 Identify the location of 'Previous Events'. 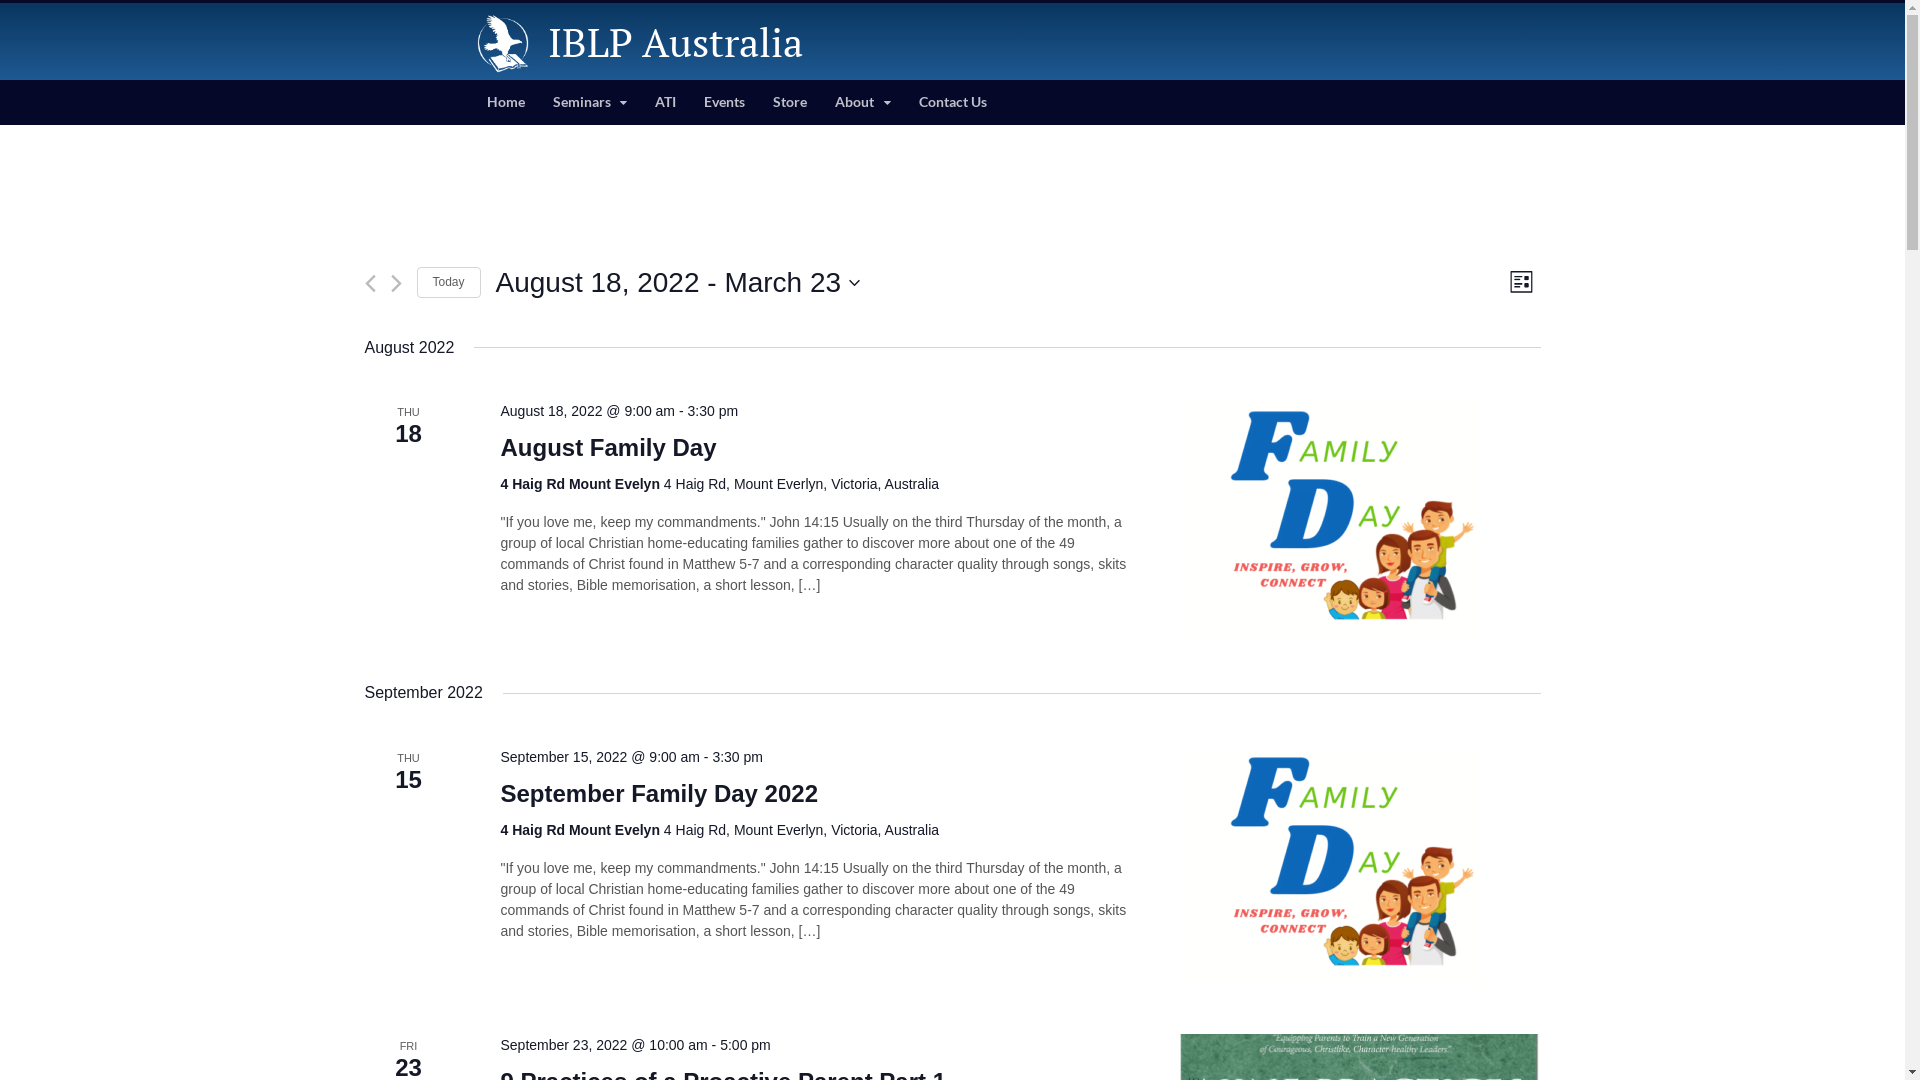
(369, 283).